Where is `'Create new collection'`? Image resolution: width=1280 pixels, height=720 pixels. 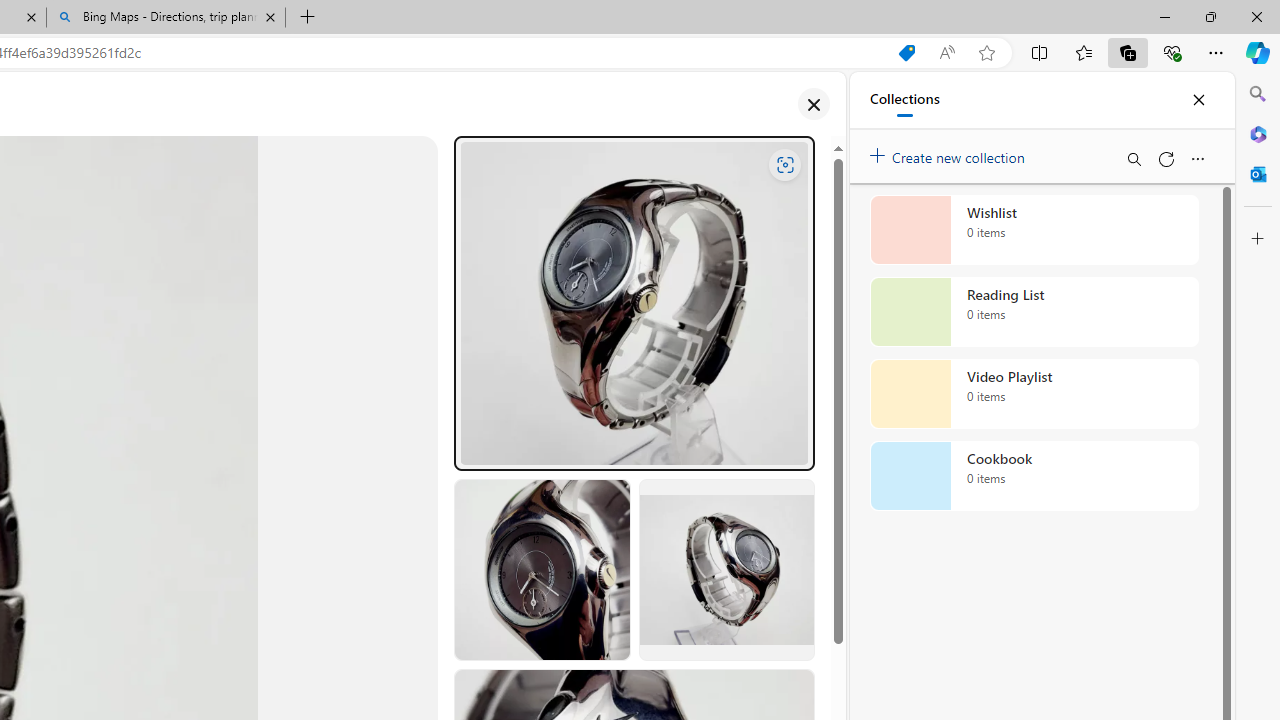
'Create new collection' is located at coordinates (950, 152).